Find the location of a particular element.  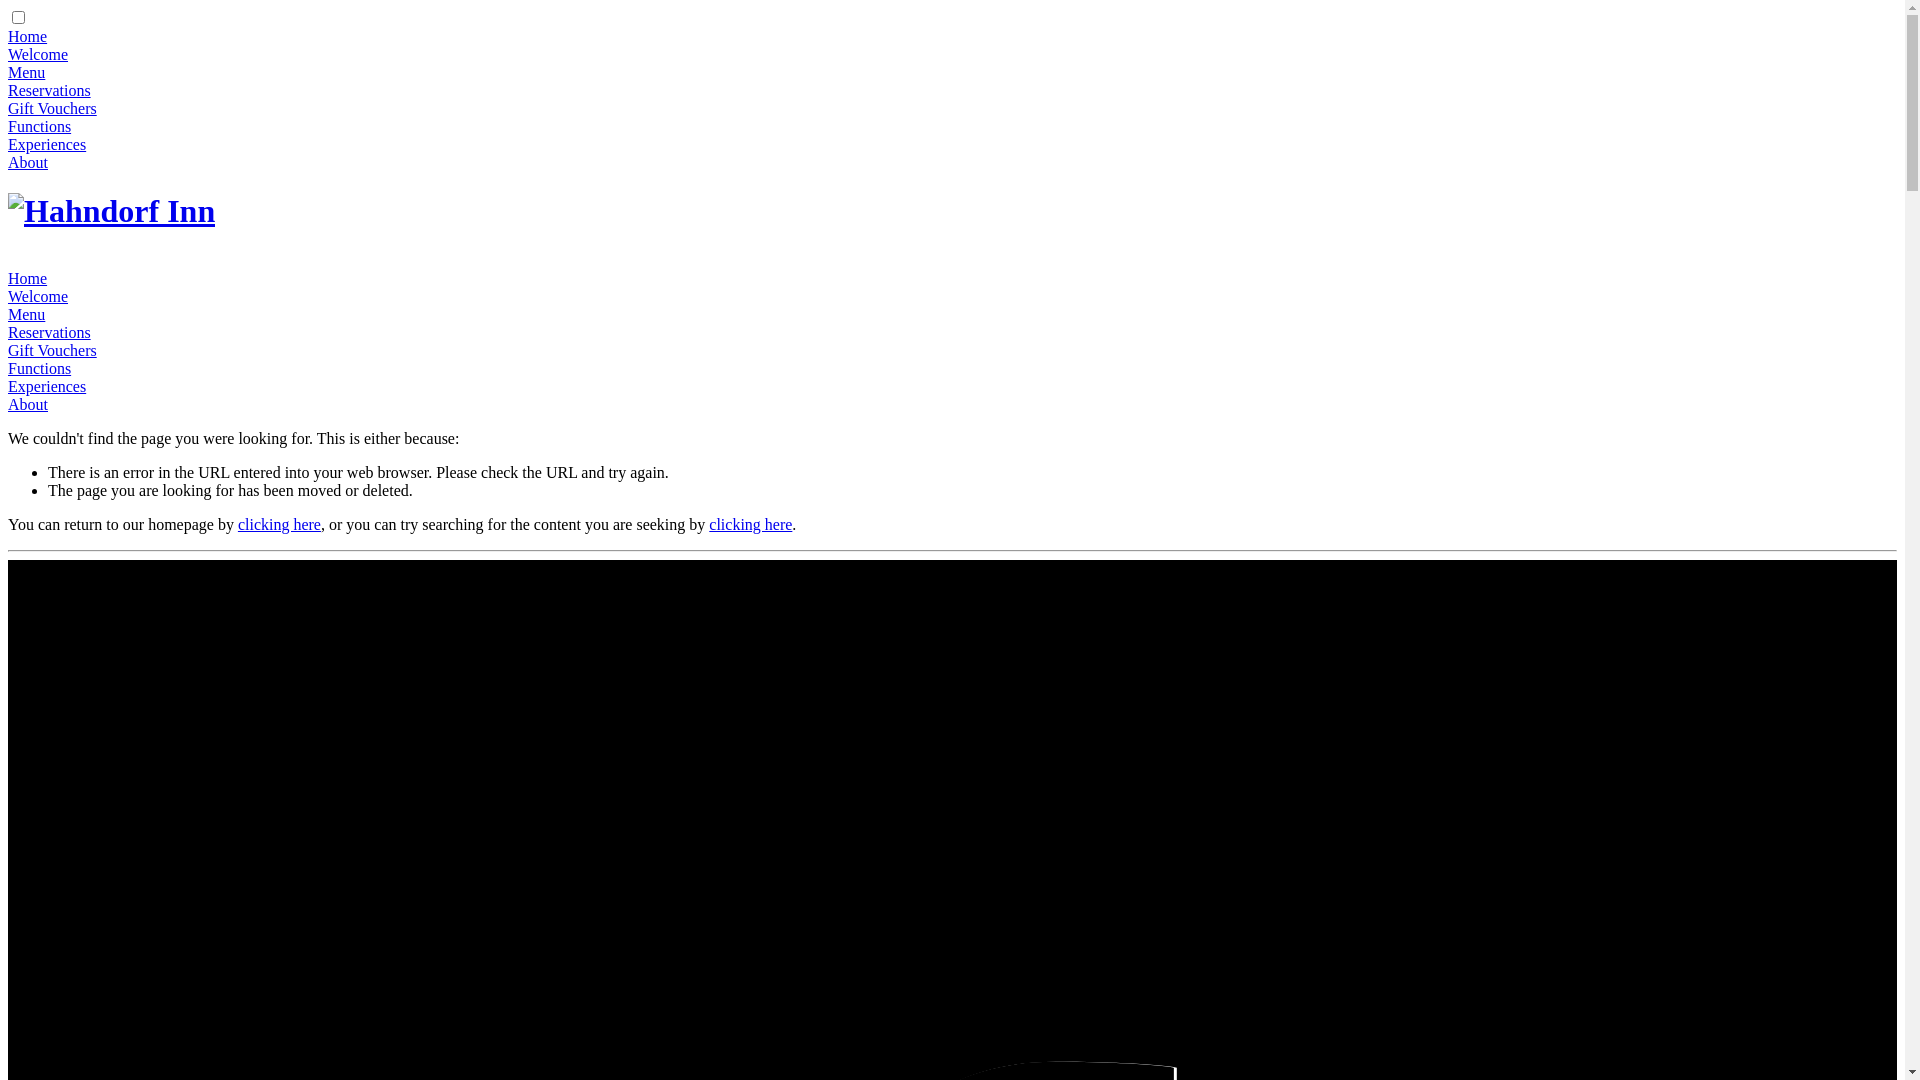

'Home' is located at coordinates (8, 278).